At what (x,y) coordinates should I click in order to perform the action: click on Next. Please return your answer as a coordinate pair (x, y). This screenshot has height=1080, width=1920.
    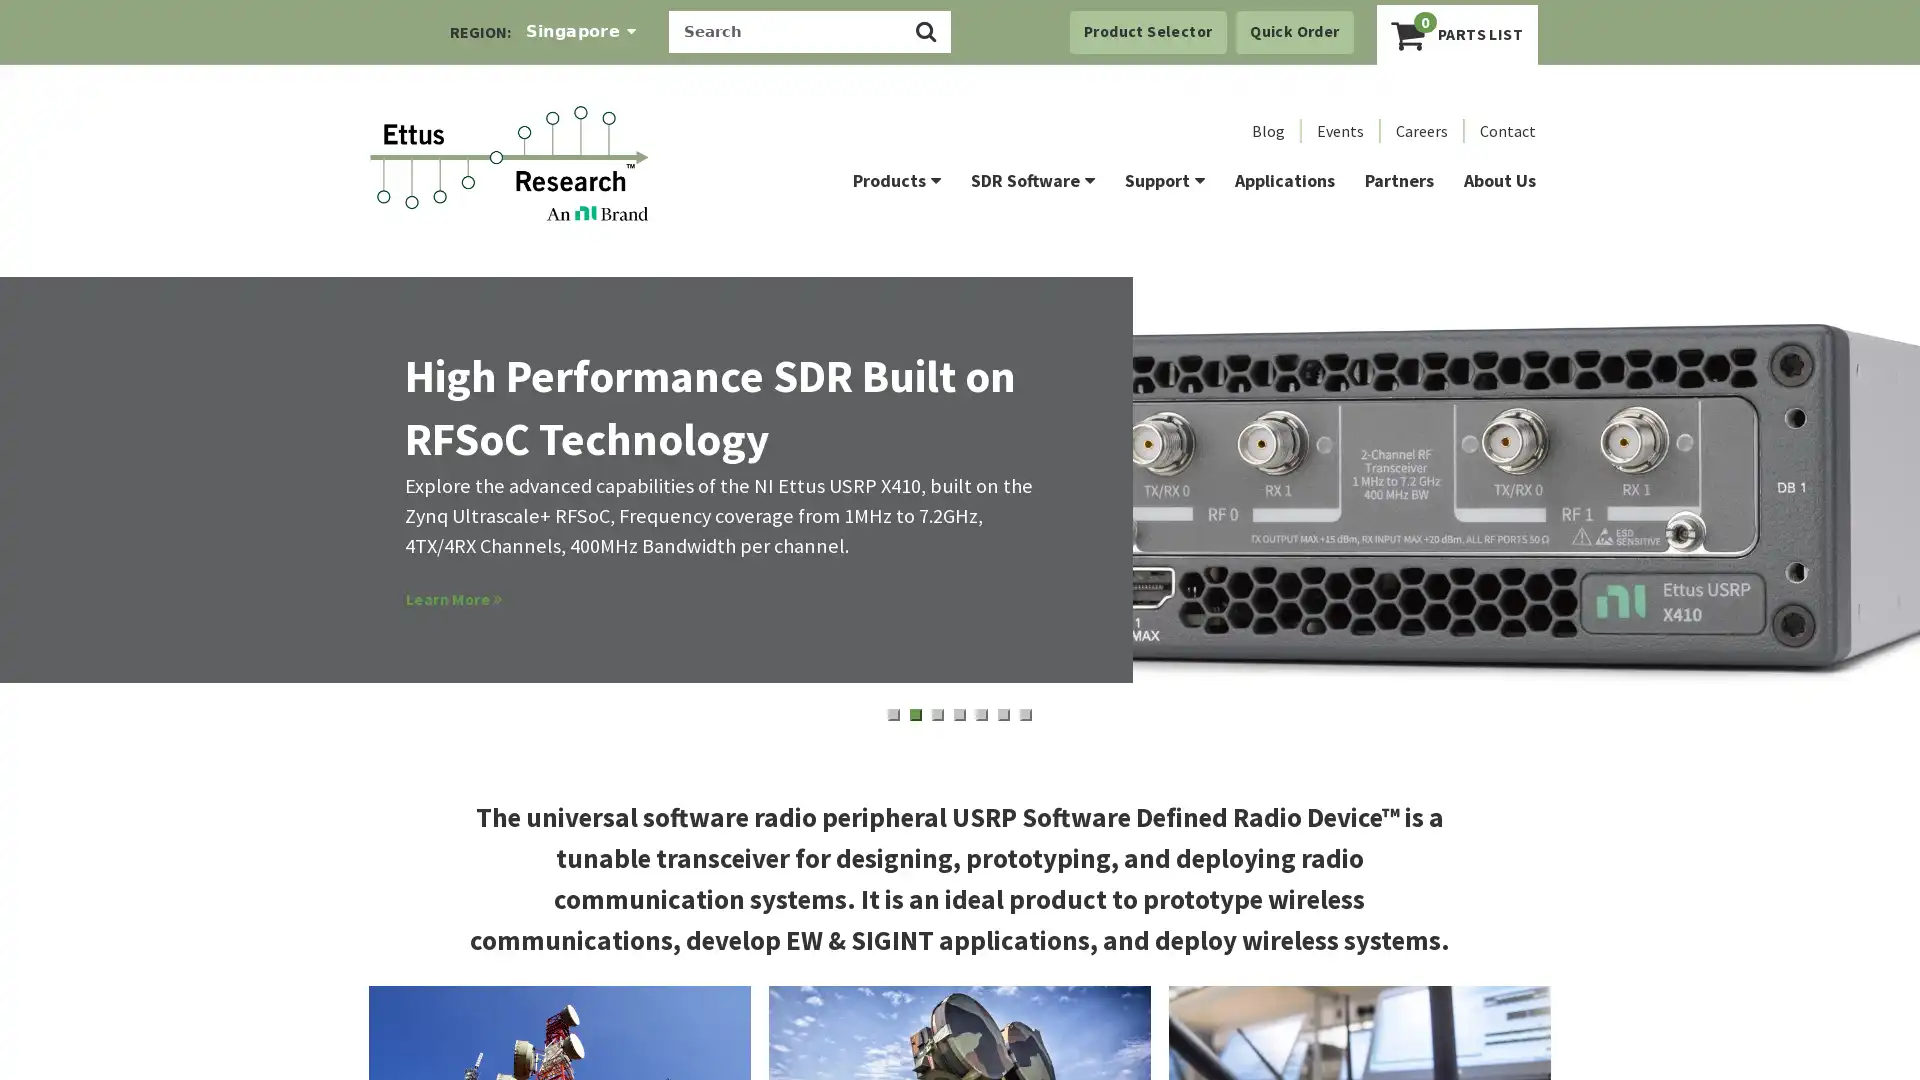
    Looking at the image, I should click on (1859, 514).